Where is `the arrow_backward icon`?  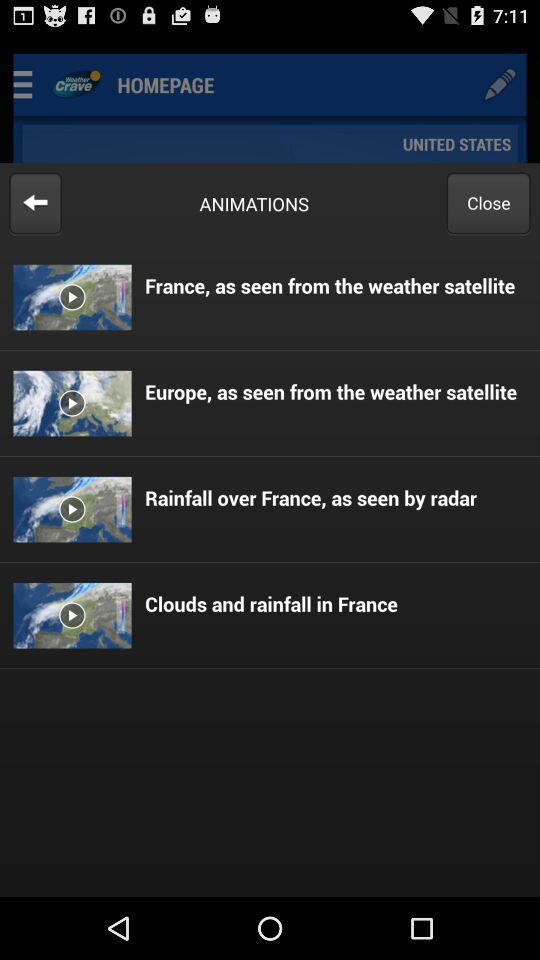 the arrow_backward icon is located at coordinates (35, 217).